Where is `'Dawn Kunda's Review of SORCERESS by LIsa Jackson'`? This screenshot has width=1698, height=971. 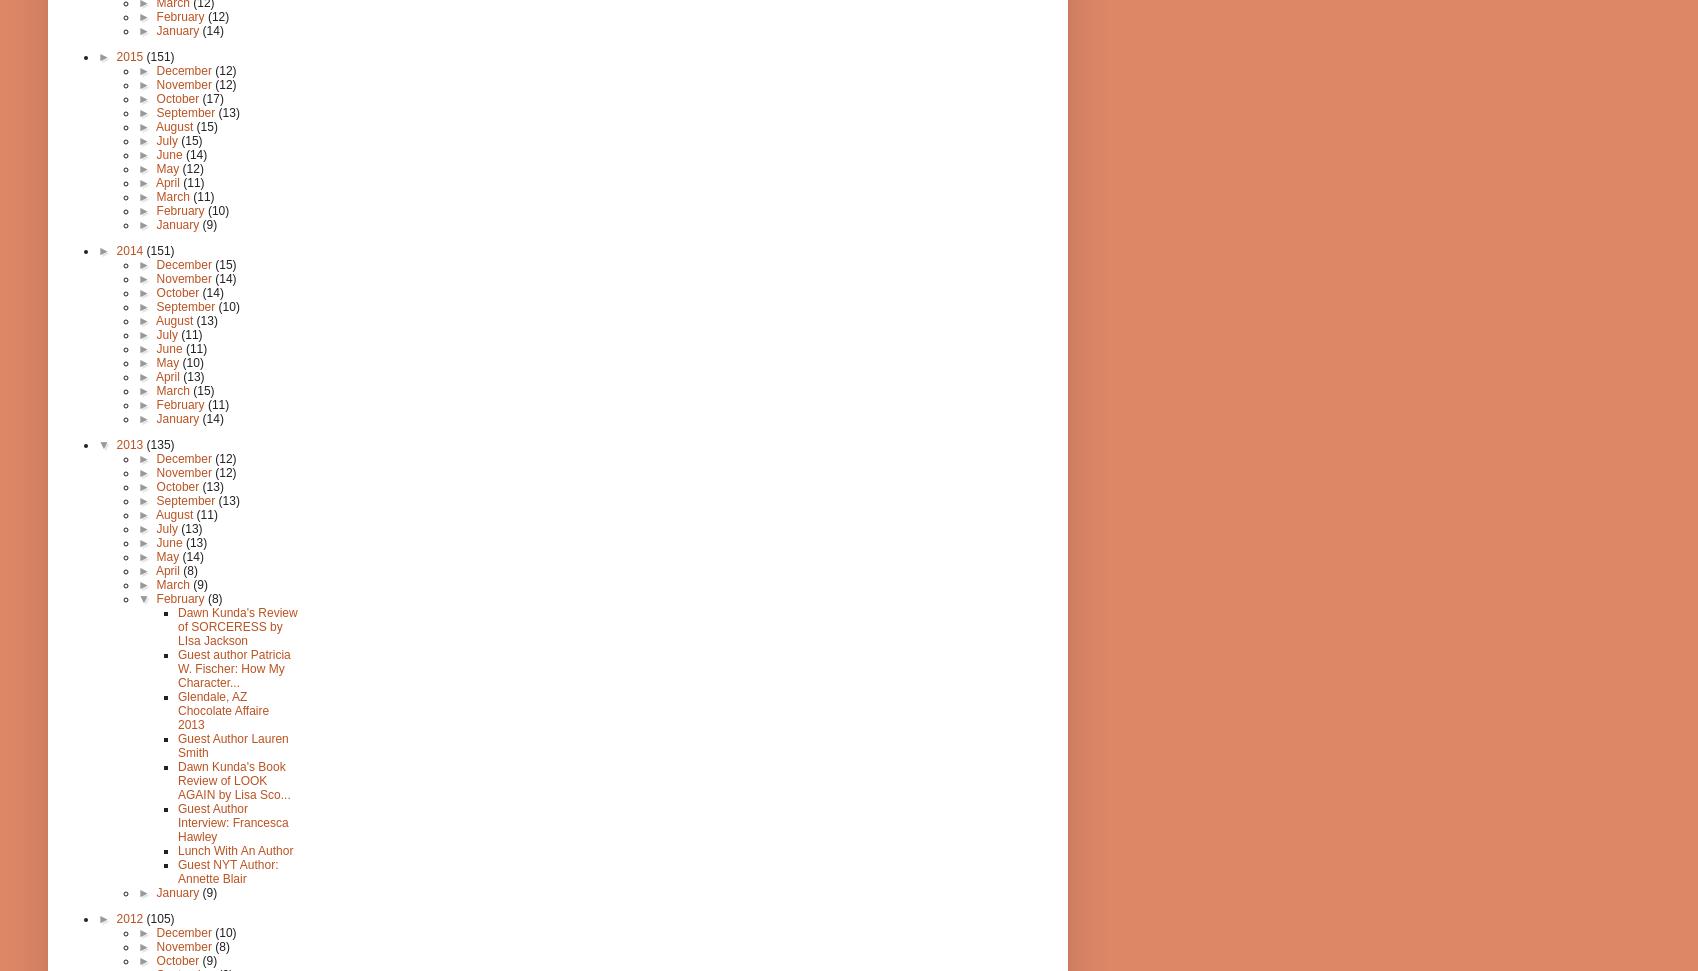 'Dawn Kunda's Review of SORCERESS by LIsa Jackson' is located at coordinates (177, 625).